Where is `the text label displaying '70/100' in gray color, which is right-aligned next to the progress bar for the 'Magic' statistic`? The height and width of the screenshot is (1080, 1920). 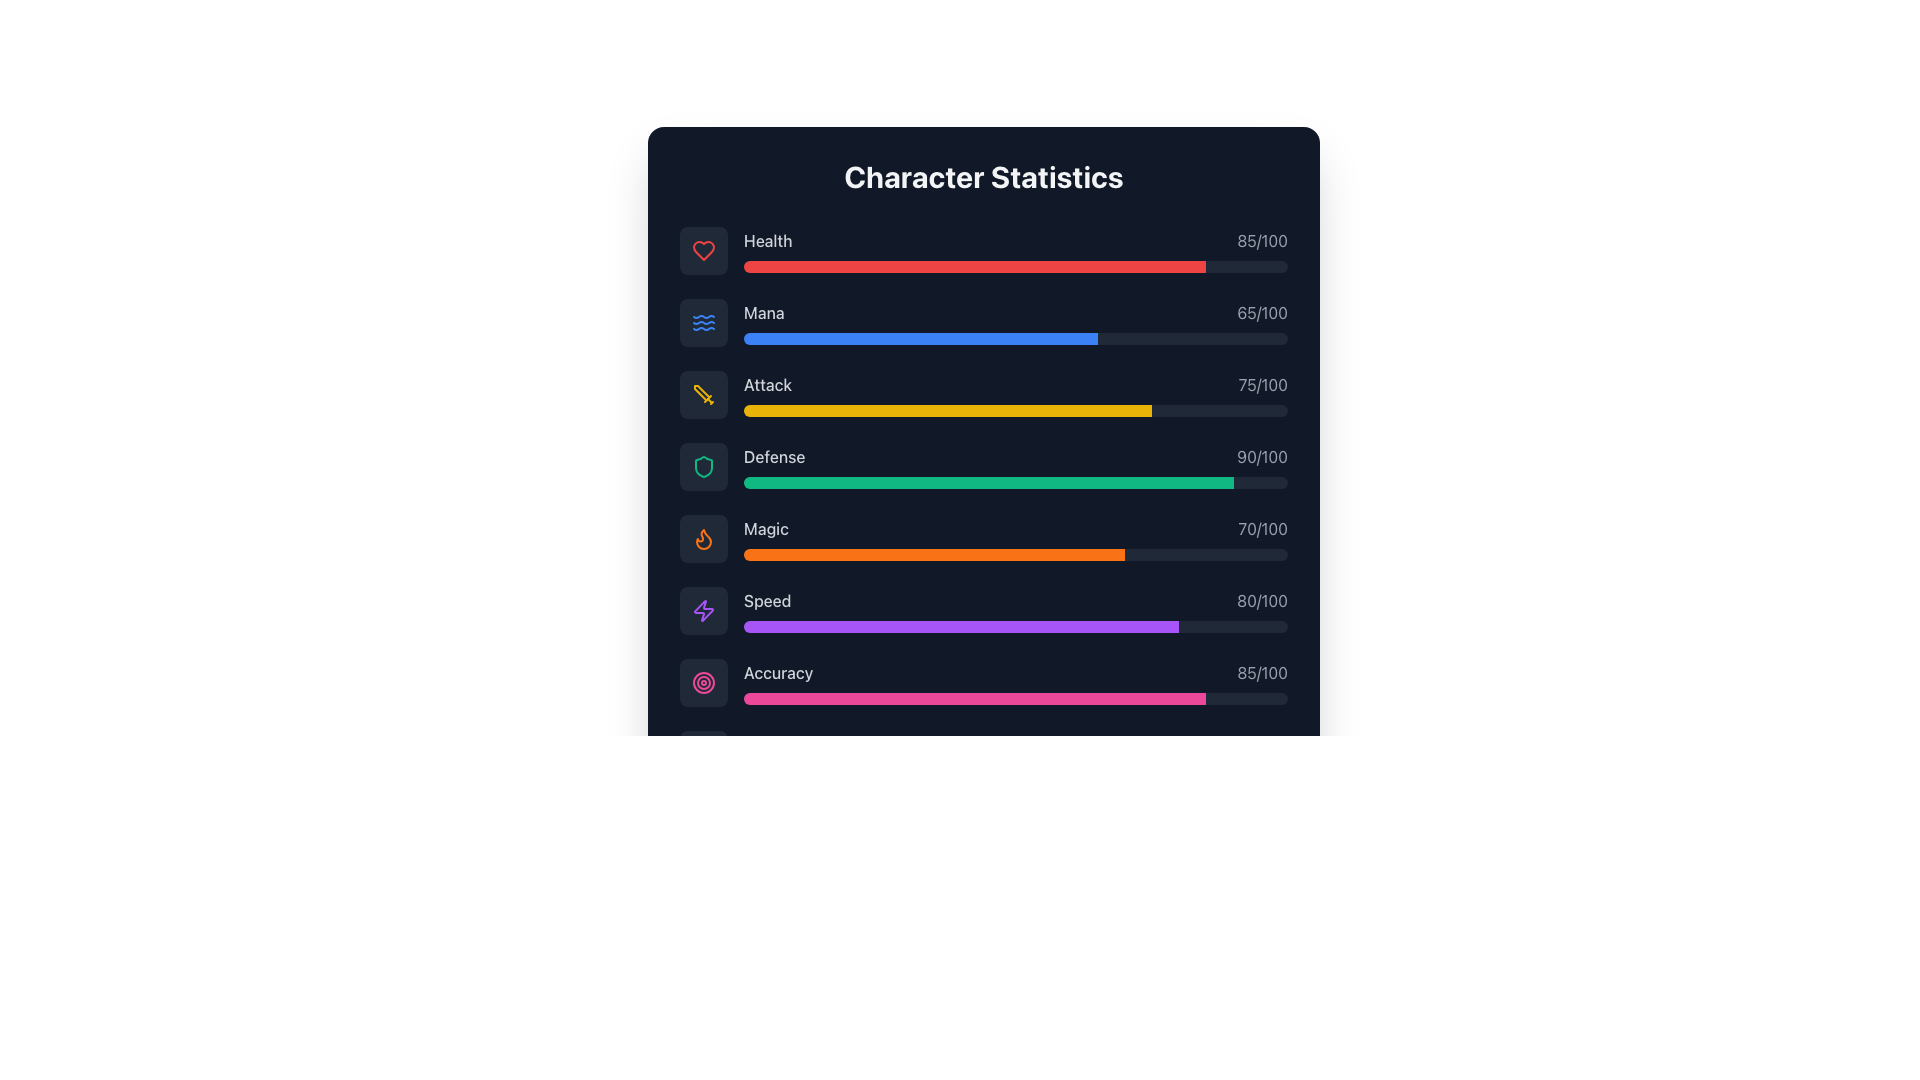
the text label displaying '70/100' in gray color, which is right-aligned next to the progress bar for the 'Magic' statistic is located at coordinates (1262, 527).